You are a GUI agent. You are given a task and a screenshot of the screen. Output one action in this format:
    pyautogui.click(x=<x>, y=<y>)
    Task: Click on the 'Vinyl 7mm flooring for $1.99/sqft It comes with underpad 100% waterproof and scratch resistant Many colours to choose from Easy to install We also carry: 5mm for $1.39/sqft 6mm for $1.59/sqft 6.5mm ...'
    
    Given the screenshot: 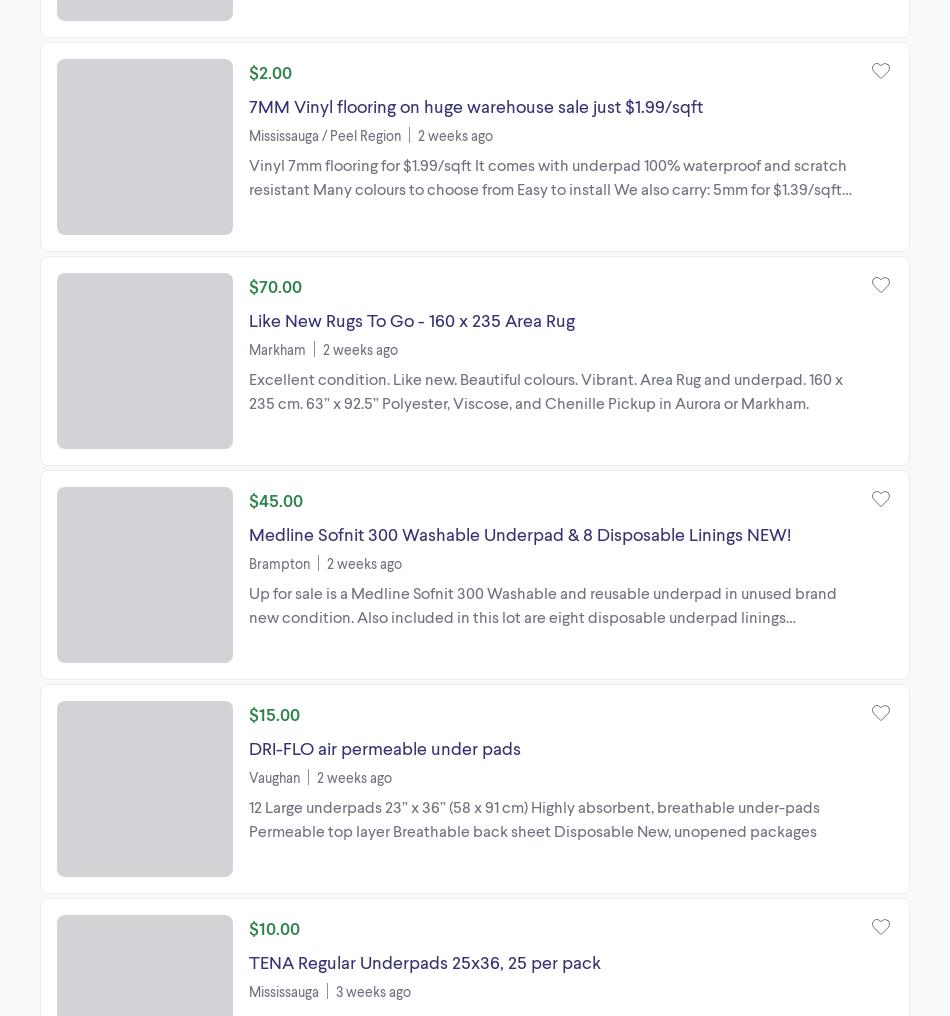 What is the action you would take?
    pyautogui.click(x=547, y=186)
    